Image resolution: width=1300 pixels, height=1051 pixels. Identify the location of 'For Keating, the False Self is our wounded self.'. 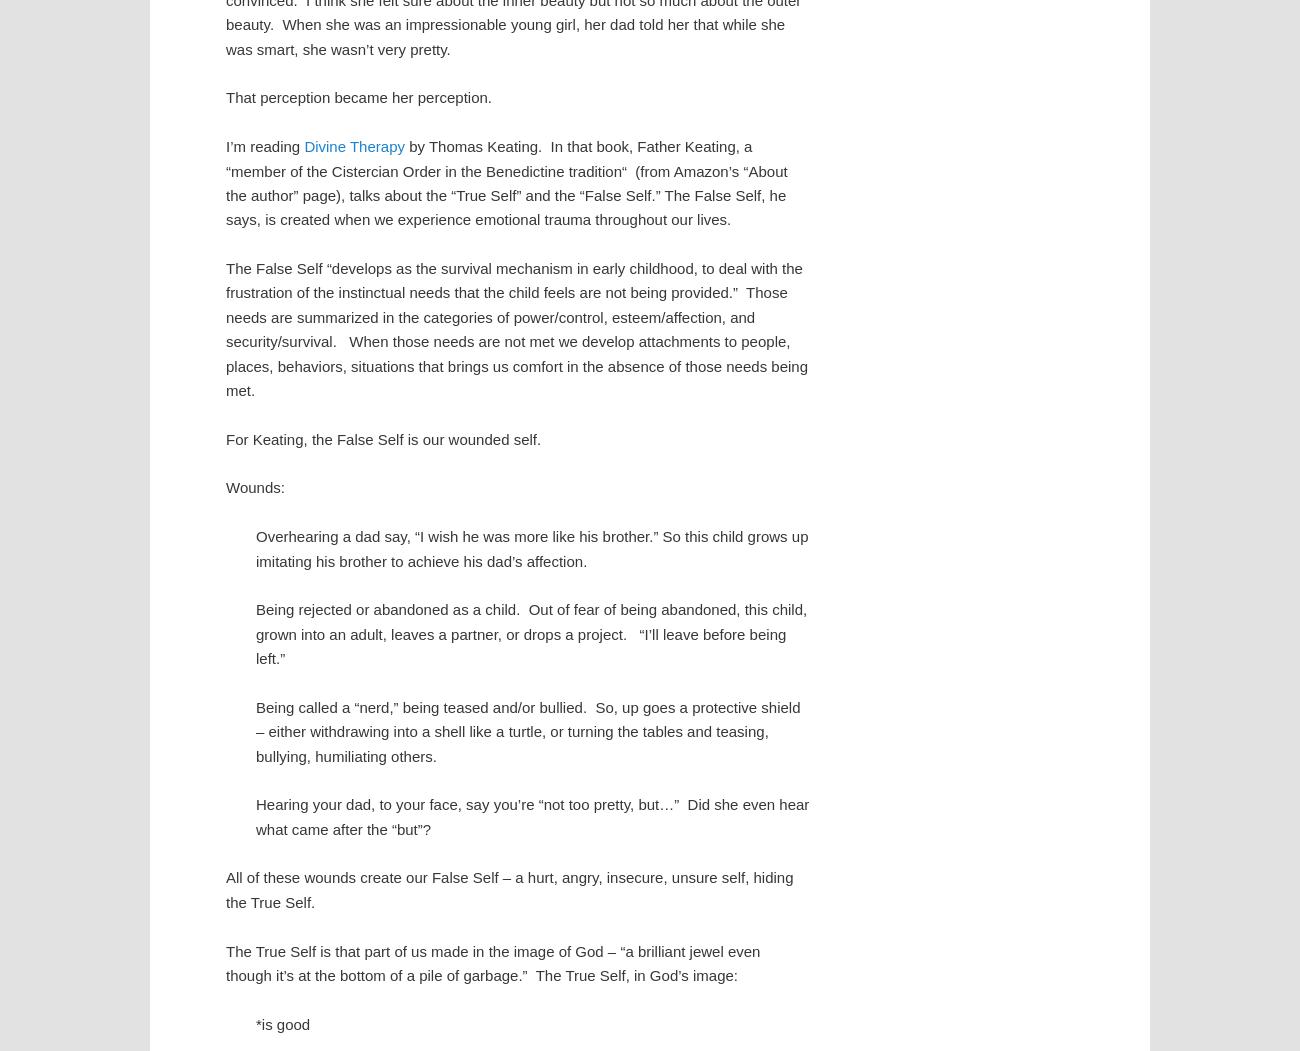
(383, 438).